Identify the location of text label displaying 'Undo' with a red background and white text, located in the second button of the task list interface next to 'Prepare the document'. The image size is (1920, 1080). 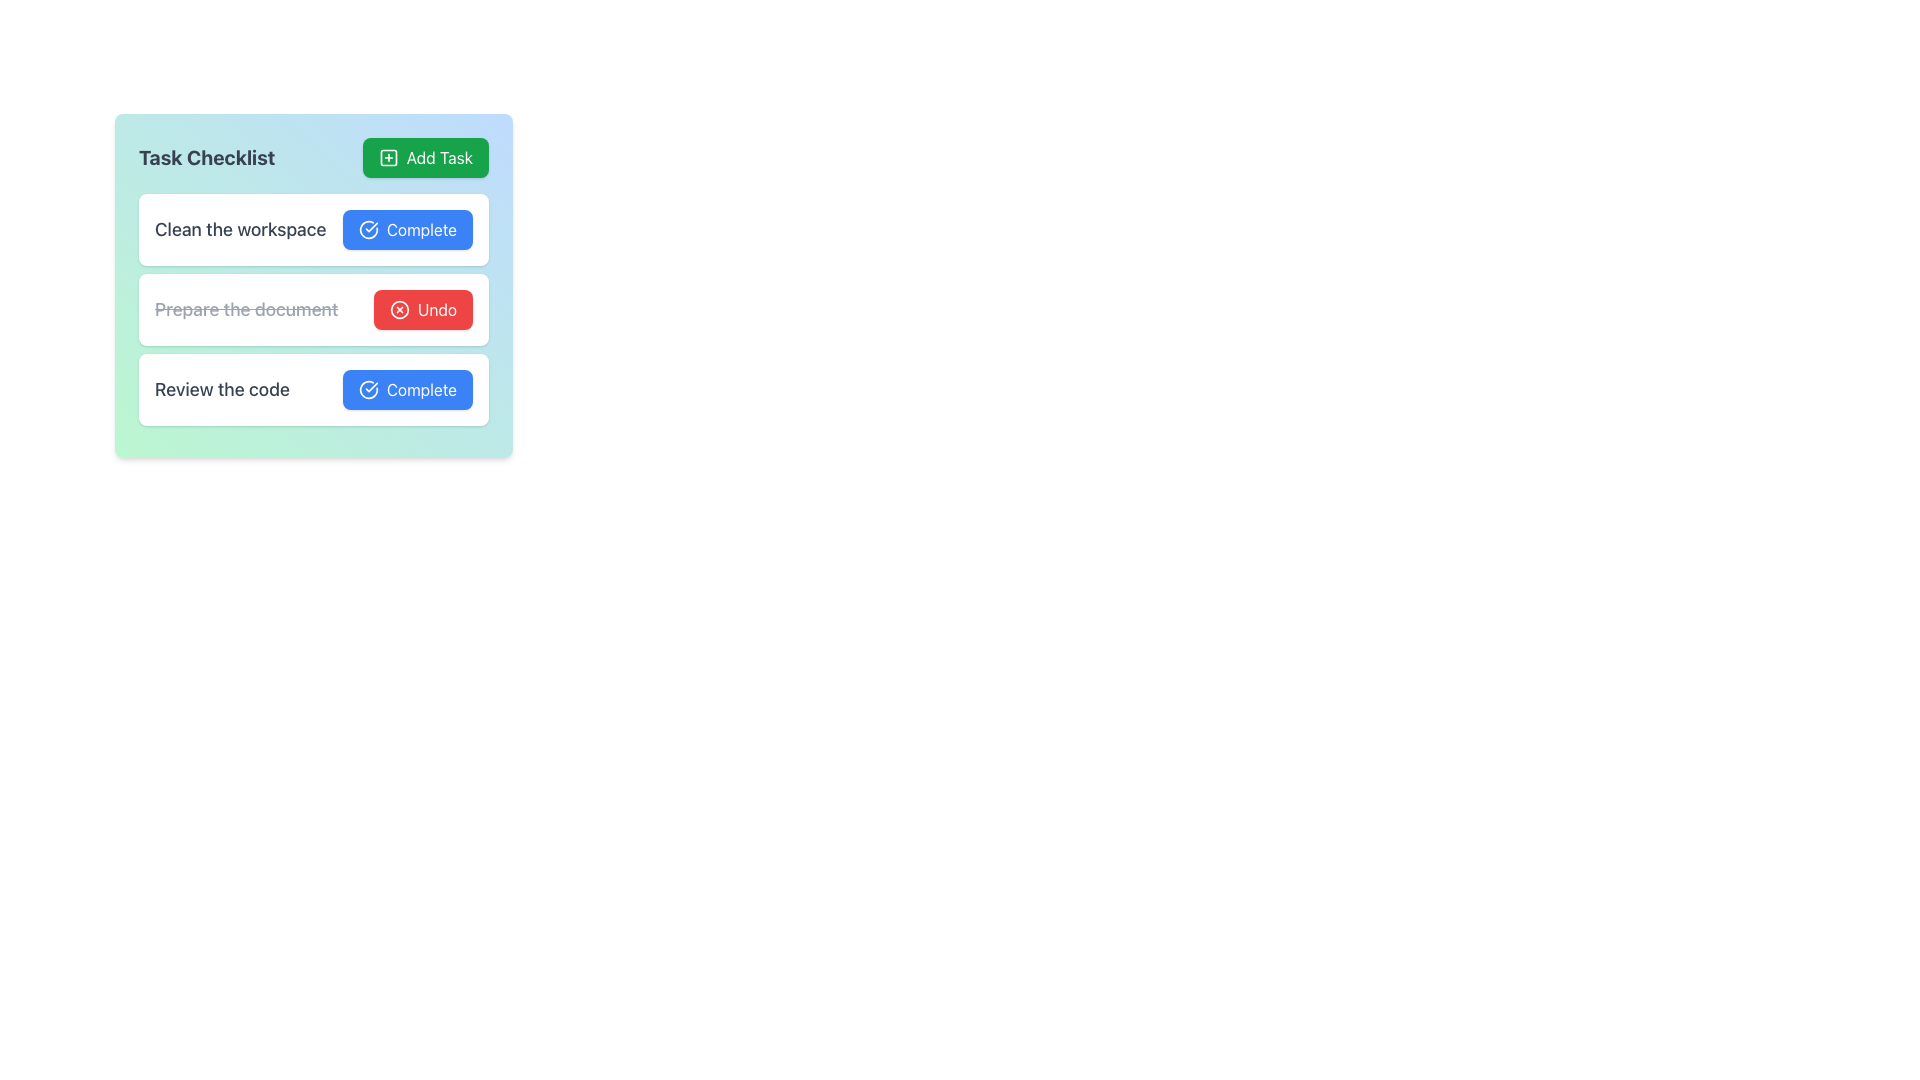
(436, 309).